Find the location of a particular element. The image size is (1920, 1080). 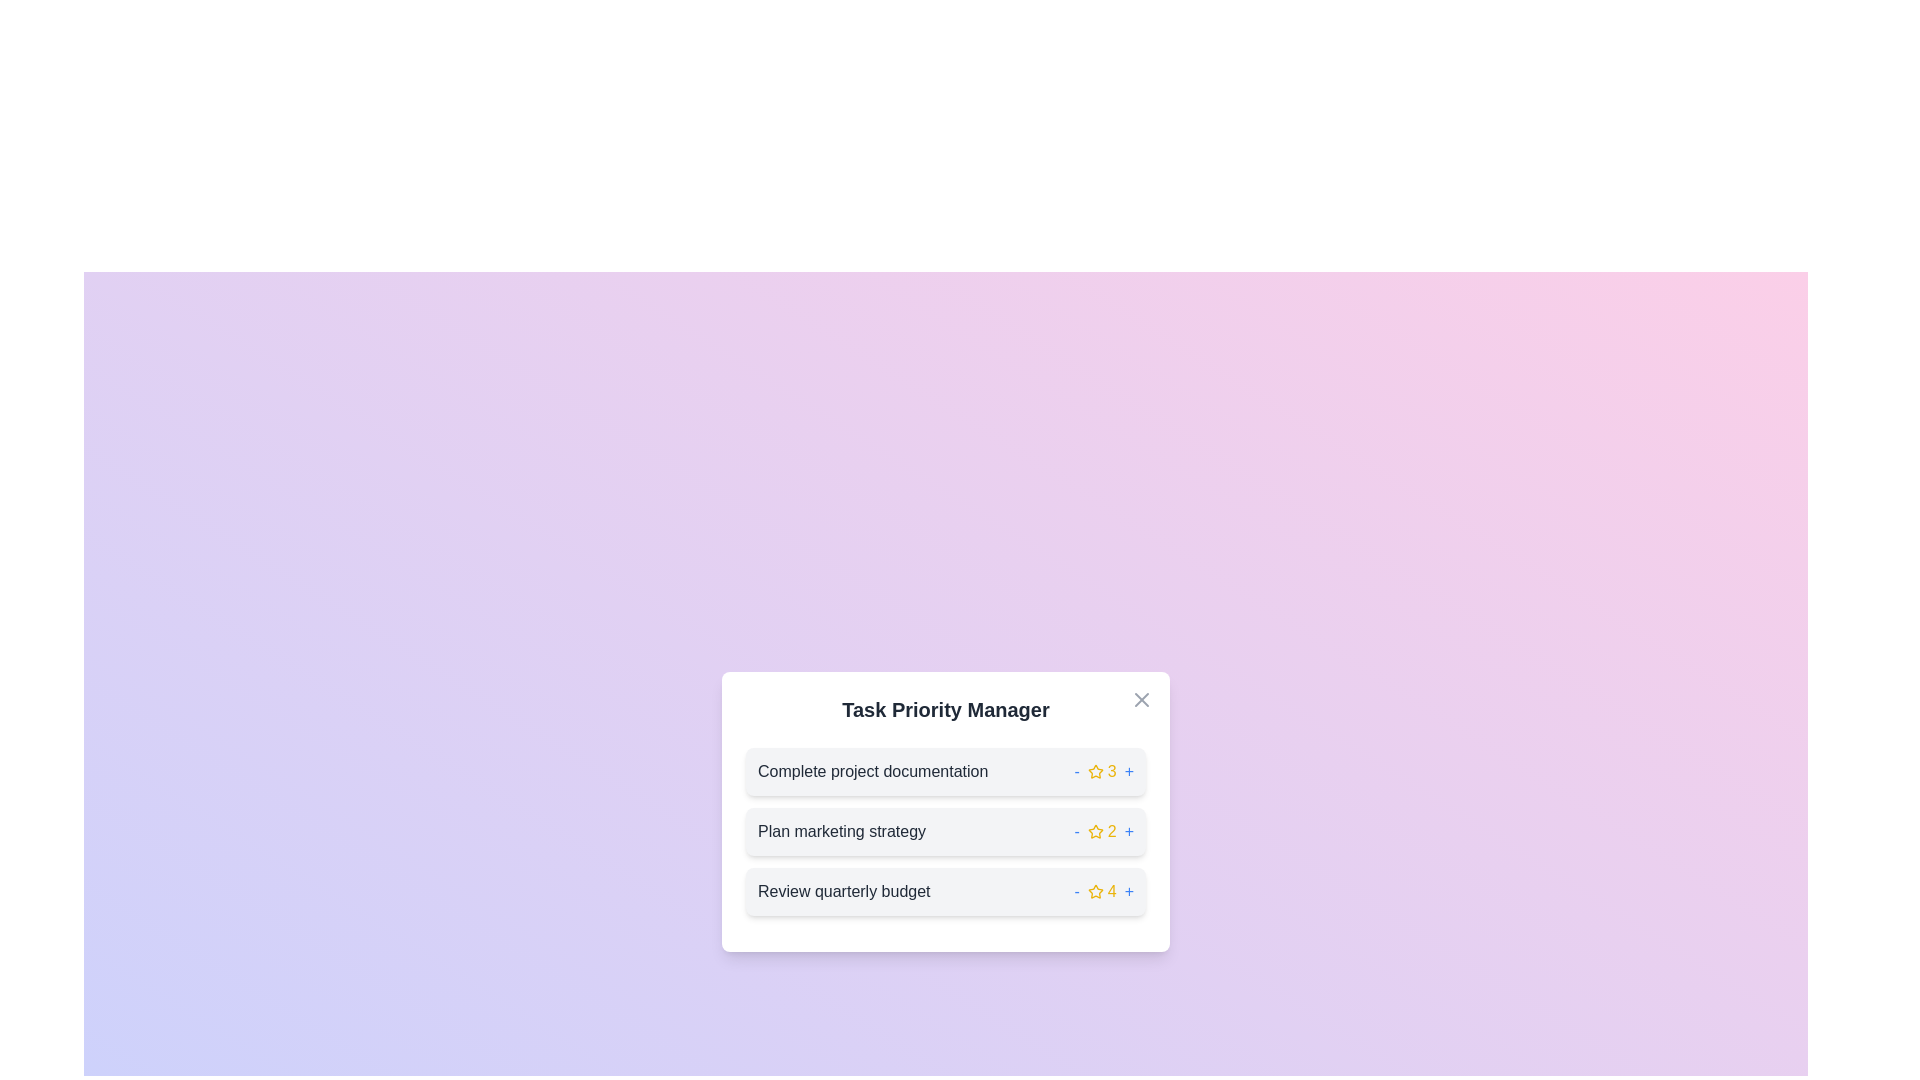

close button in the top-right corner of the dialog is located at coordinates (1142, 698).